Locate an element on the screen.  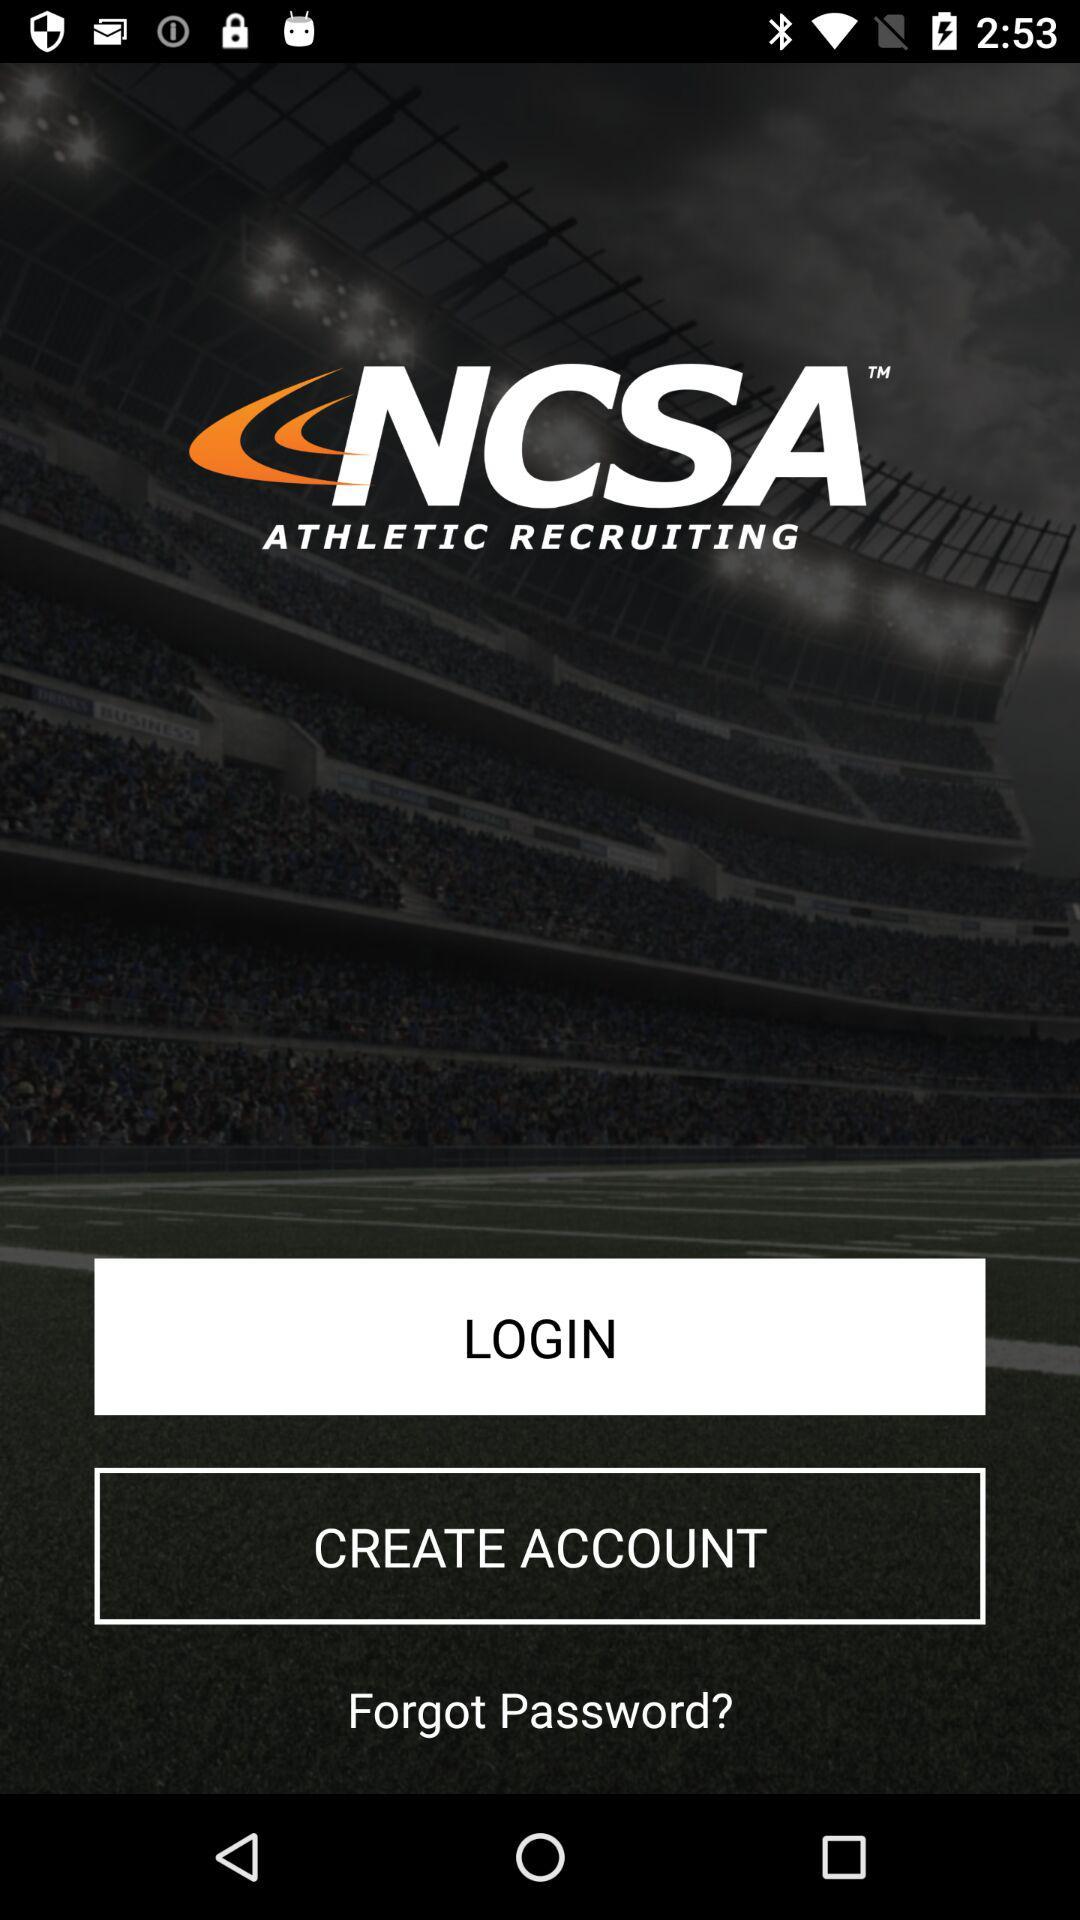
icon above create account app is located at coordinates (540, 1336).